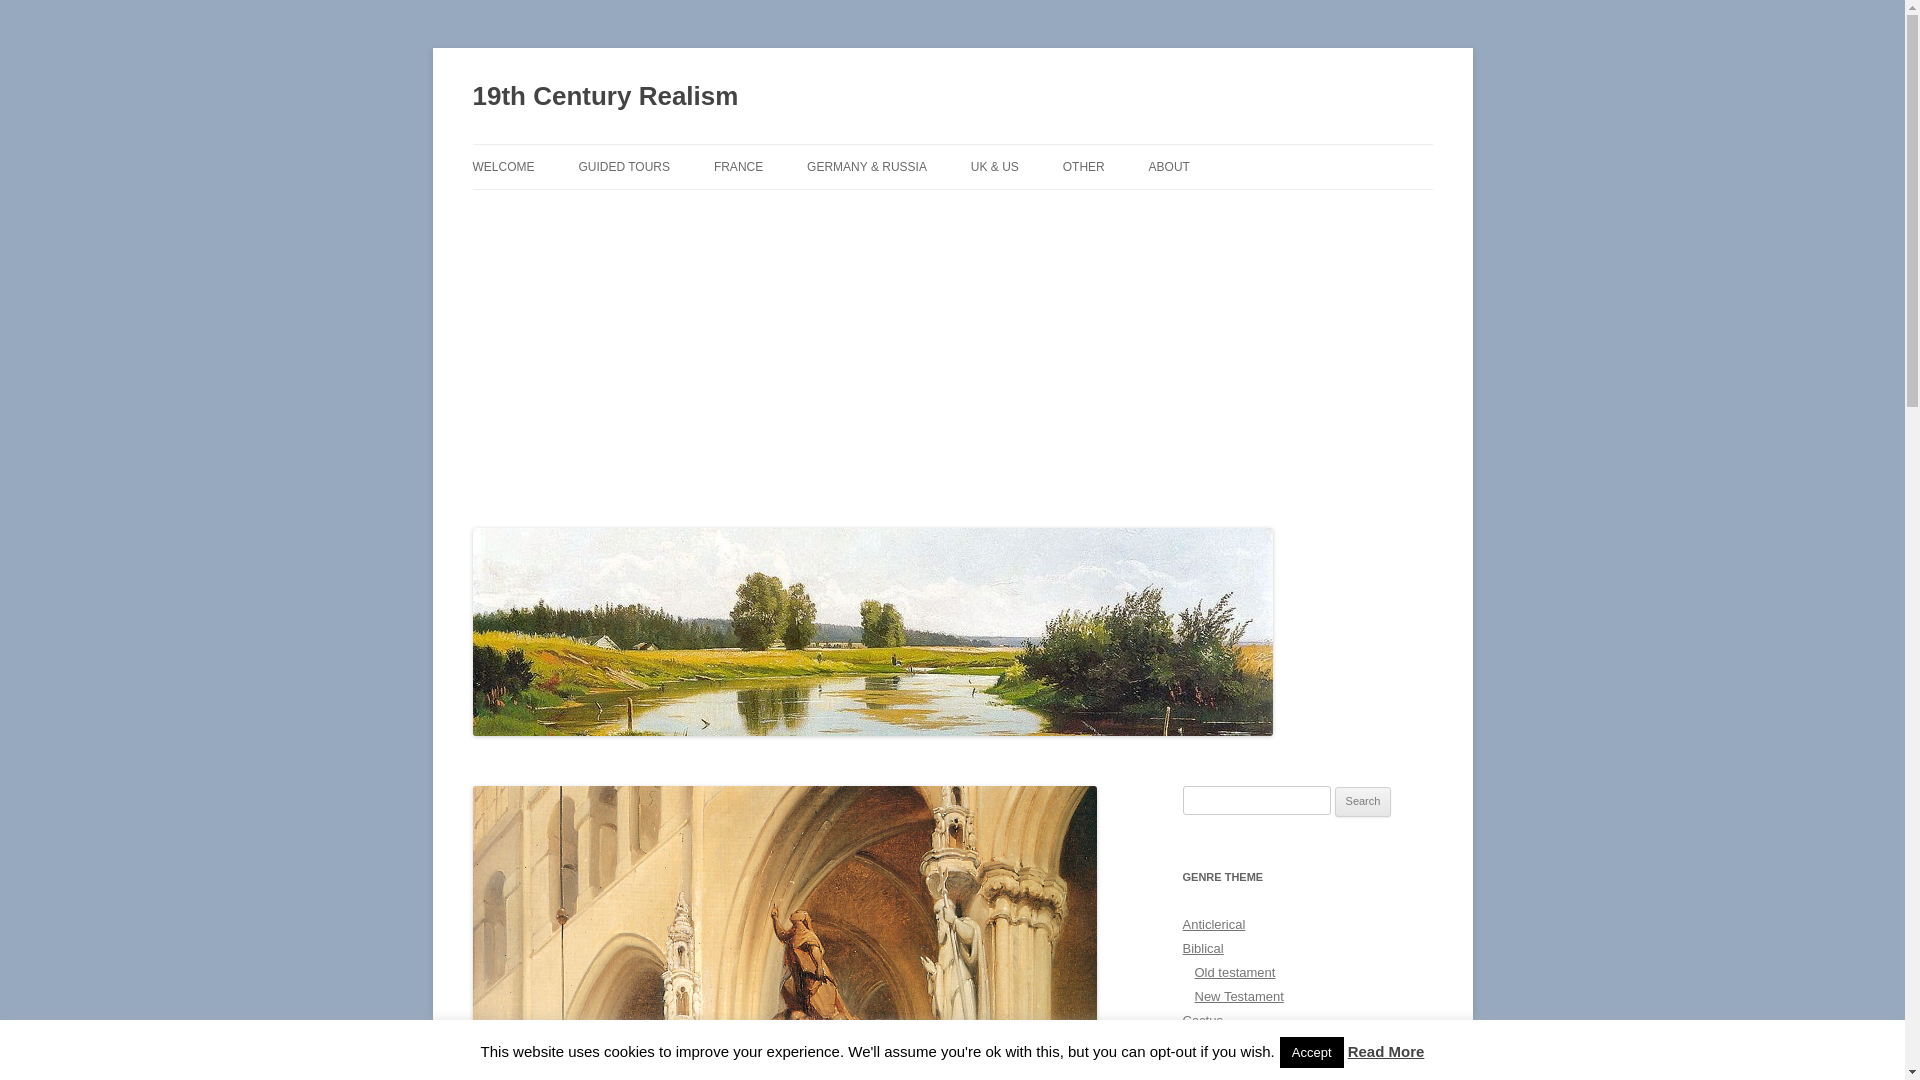 The height and width of the screenshot is (1080, 1920). Describe the element at coordinates (714, 165) in the screenshot. I see `'FRANCE'` at that location.